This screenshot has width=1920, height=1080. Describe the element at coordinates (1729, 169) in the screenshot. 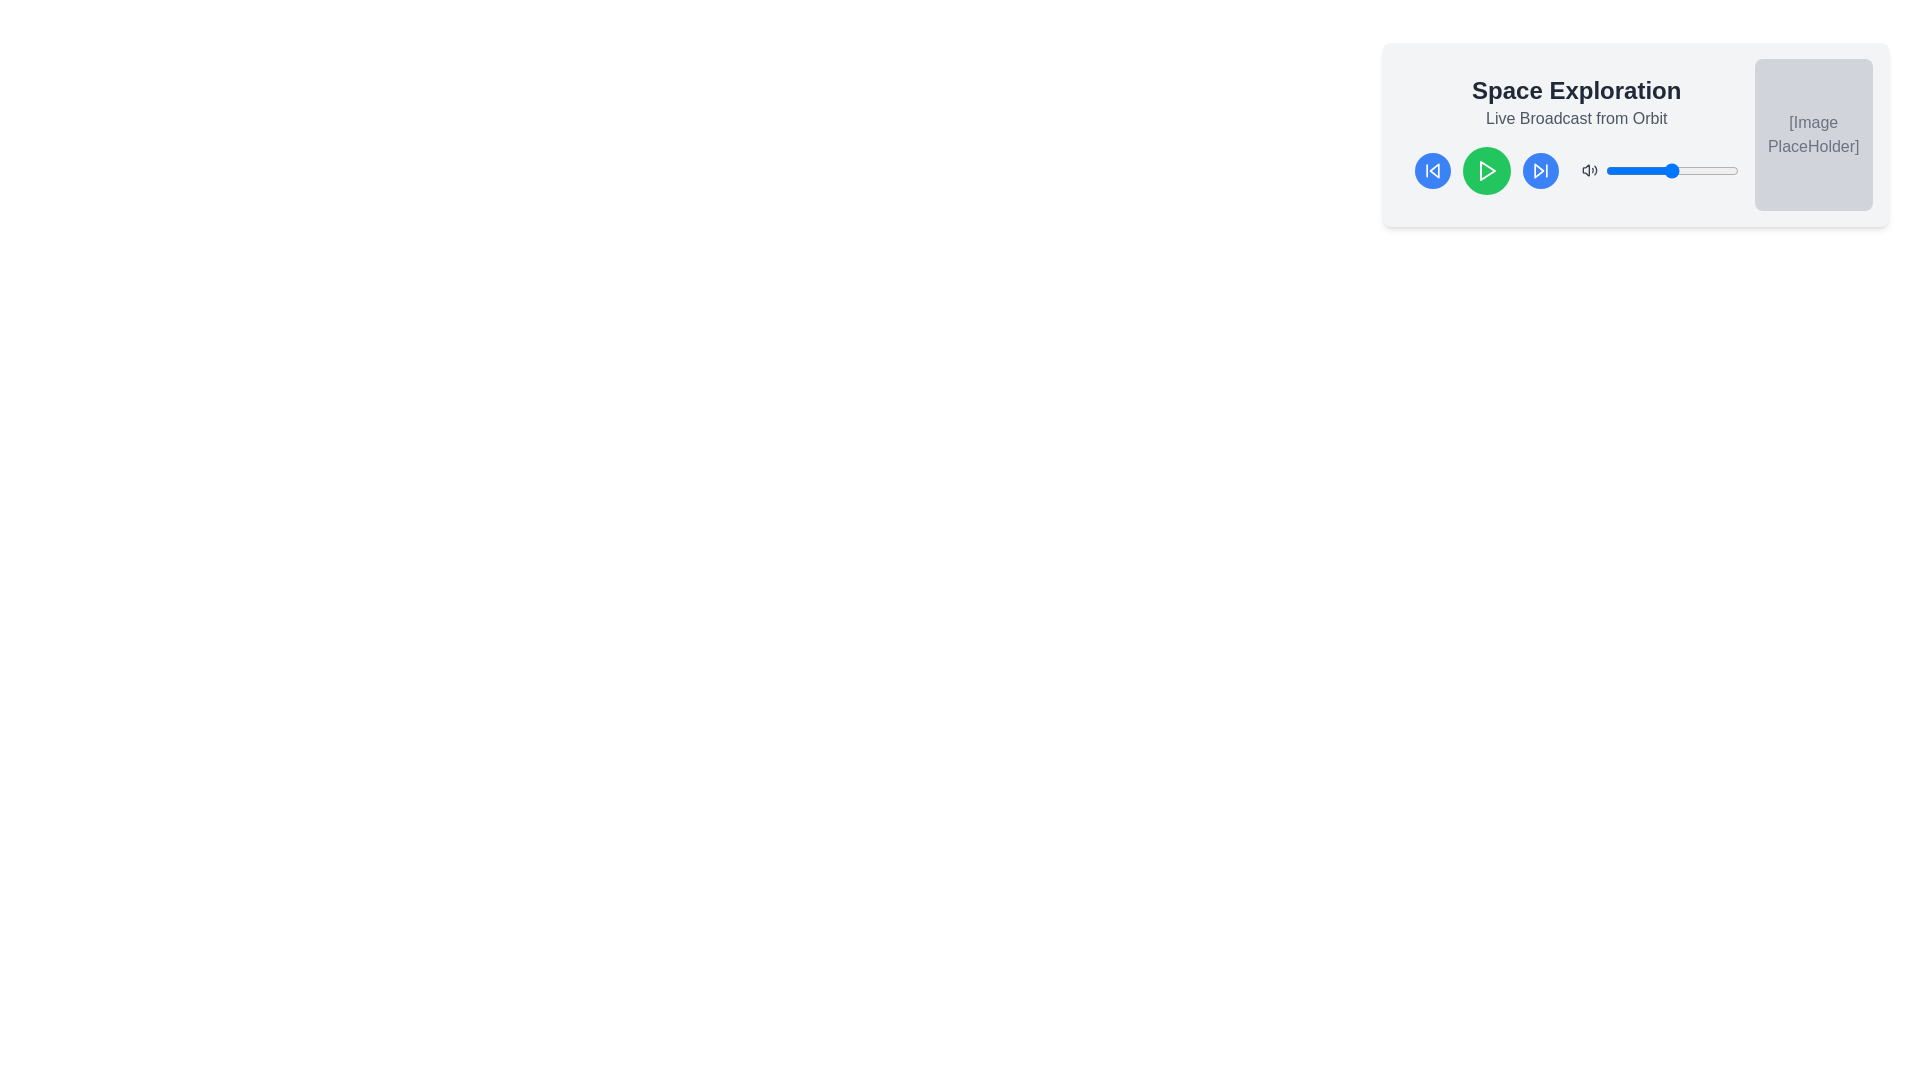

I see `slider value` at that location.